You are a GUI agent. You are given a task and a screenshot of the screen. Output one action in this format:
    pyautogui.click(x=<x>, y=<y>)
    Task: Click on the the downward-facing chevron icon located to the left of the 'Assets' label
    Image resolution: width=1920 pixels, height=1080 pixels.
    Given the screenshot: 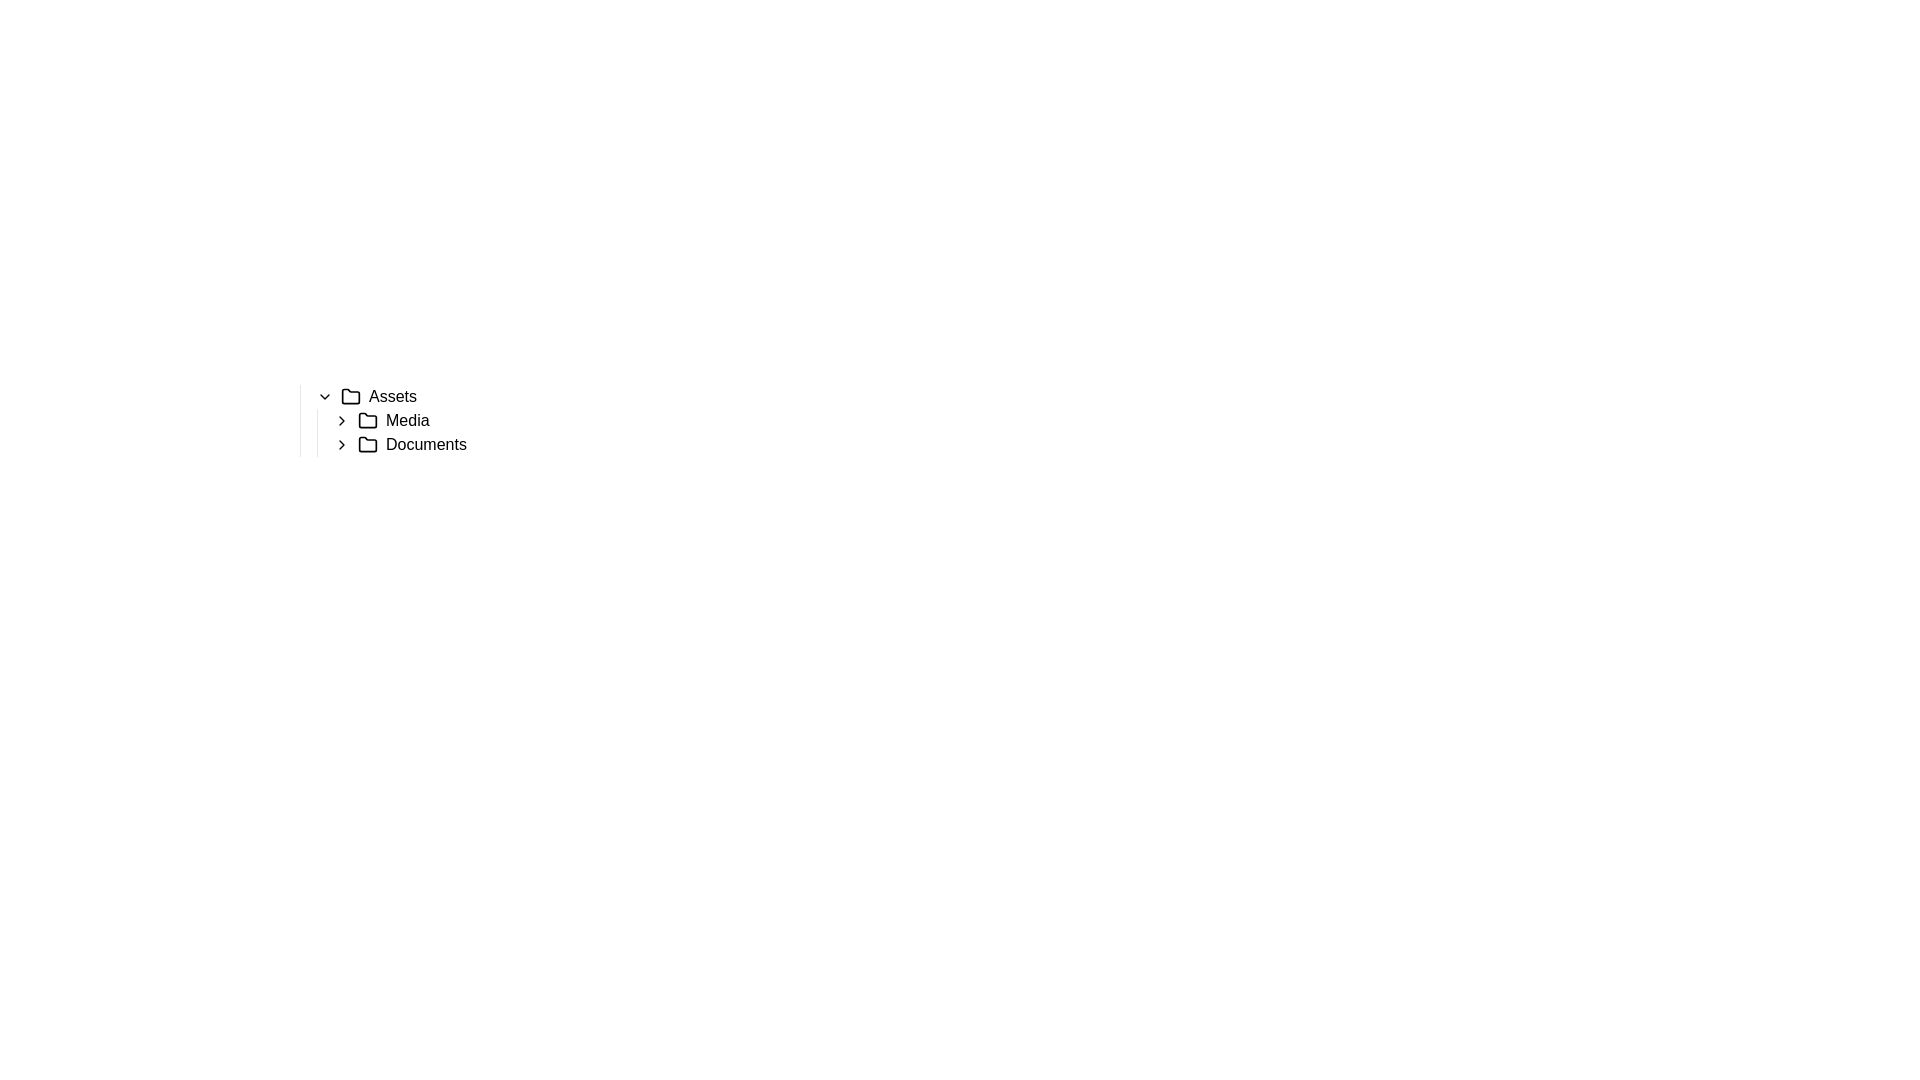 What is the action you would take?
    pyautogui.click(x=325, y=397)
    